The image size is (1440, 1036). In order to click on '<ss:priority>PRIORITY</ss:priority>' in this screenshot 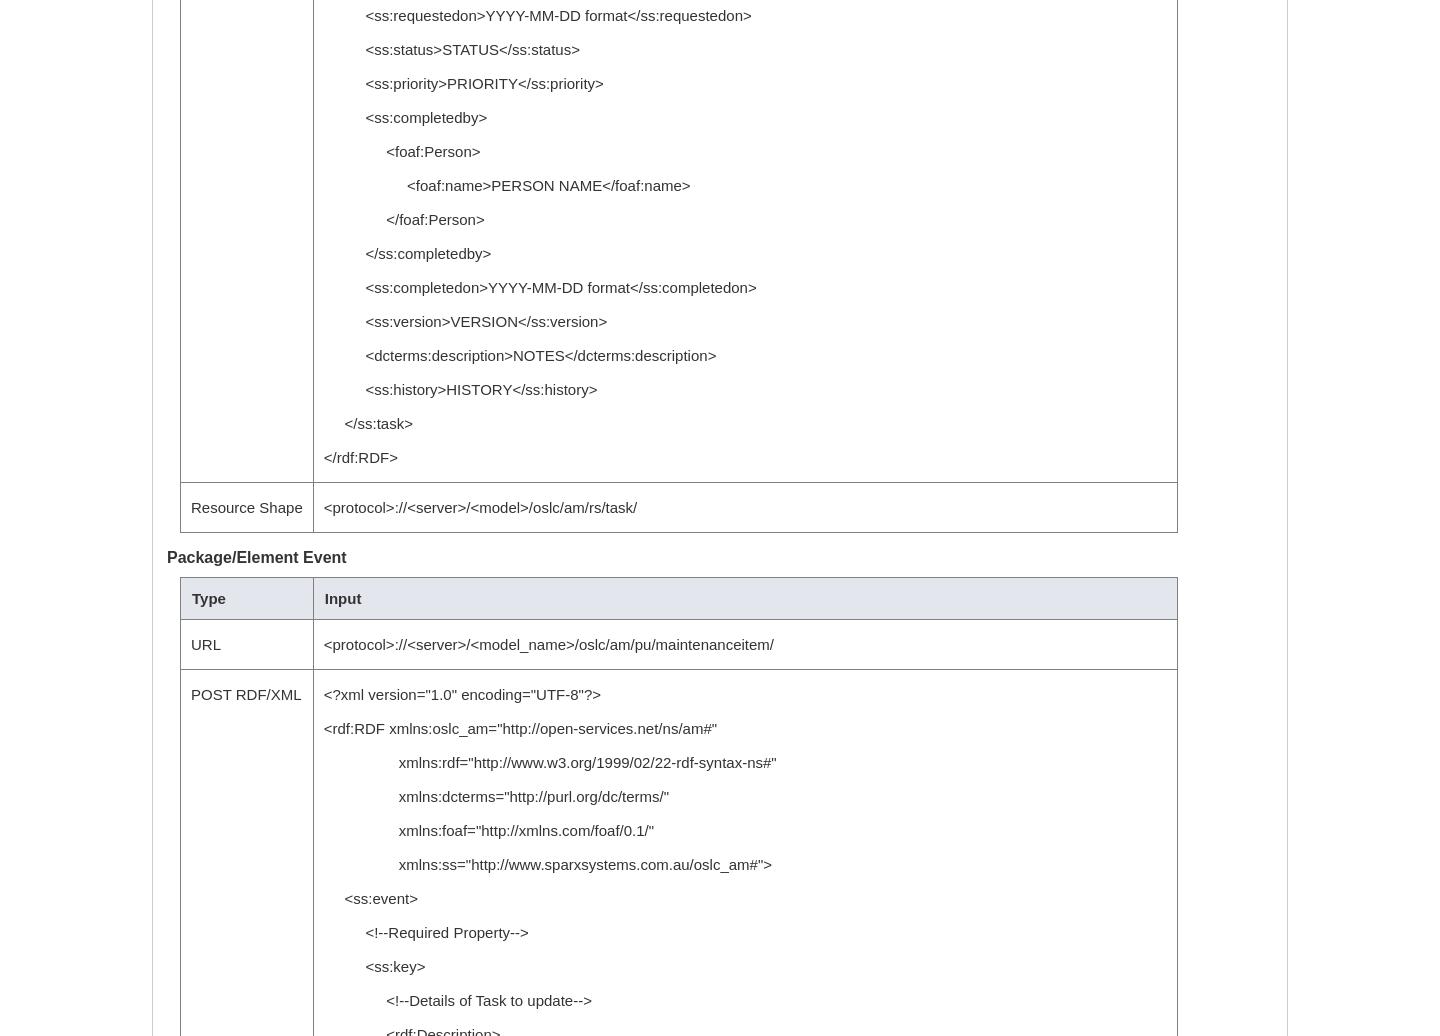, I will do `click(322, 83)`.